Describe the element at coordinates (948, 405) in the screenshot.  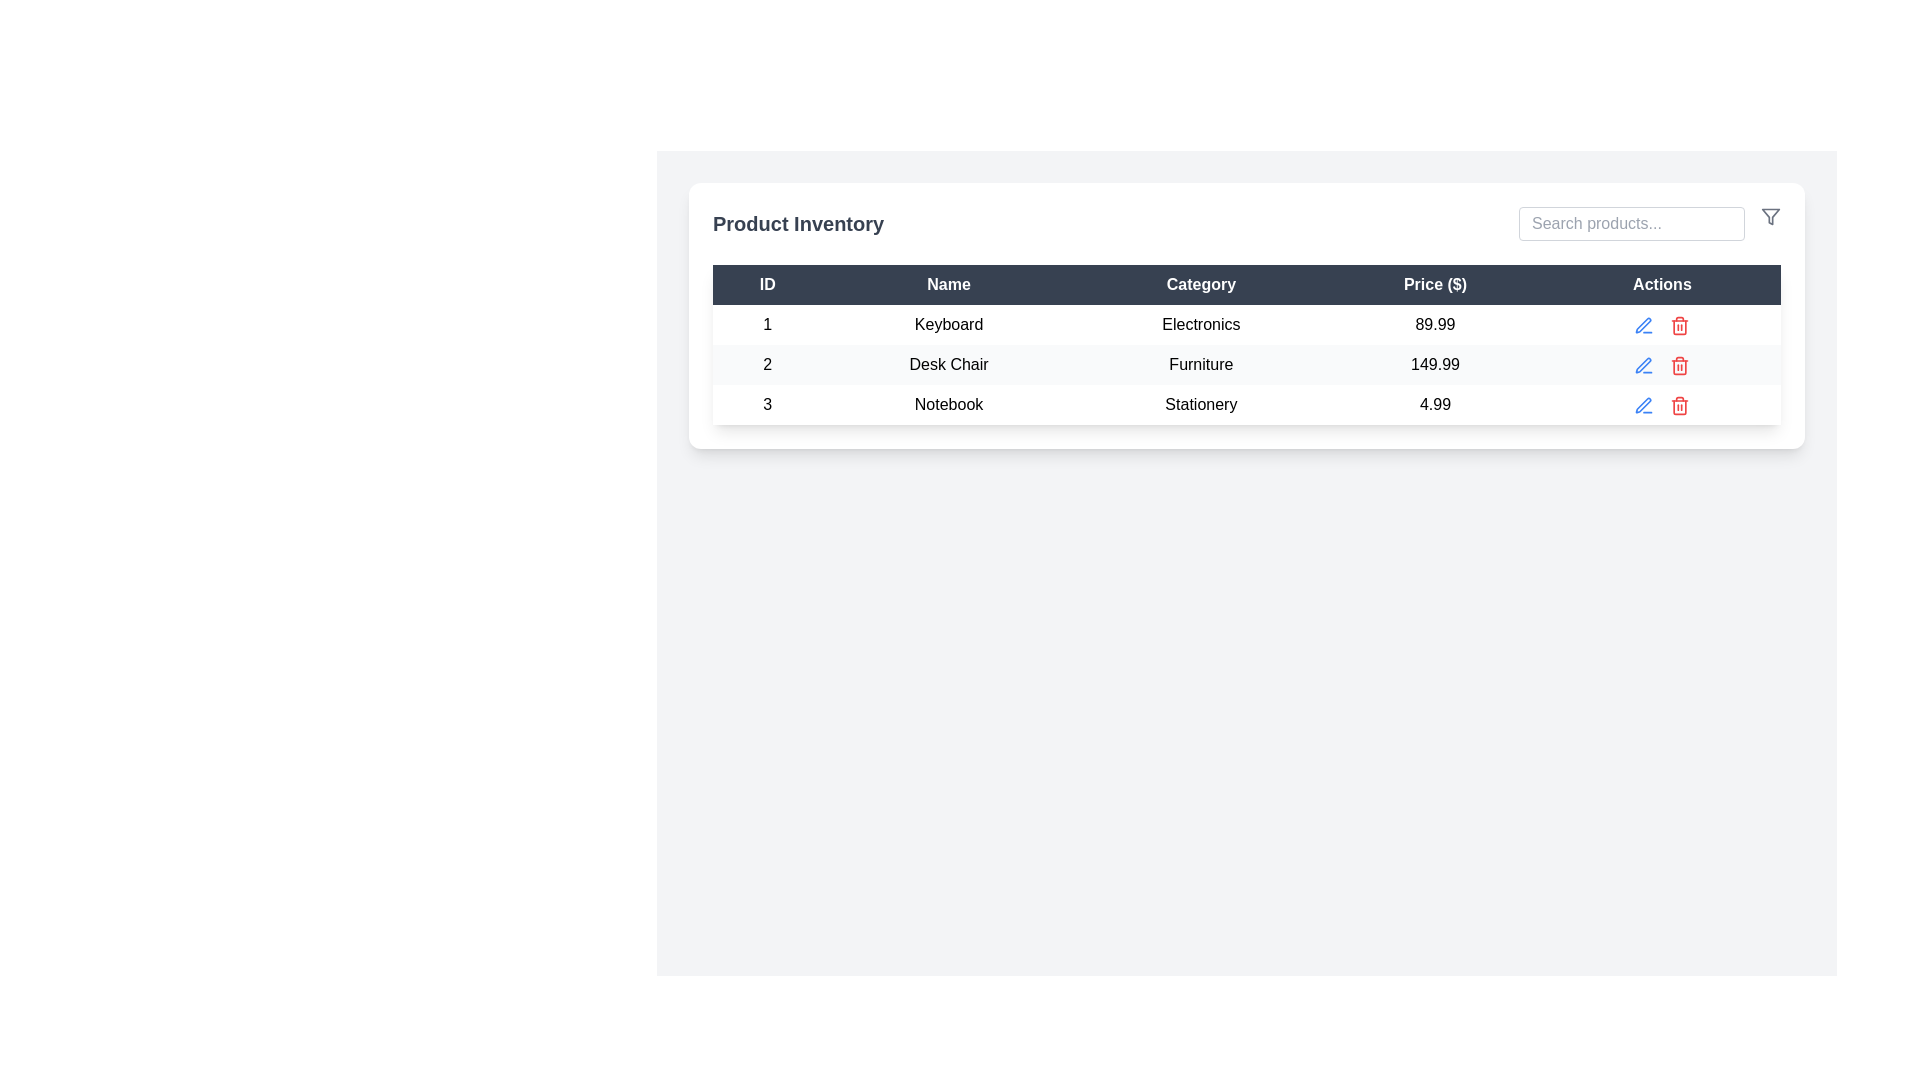
I see `the text label that identifies the name associated with the third row entry in the product inventory table, located under the 'Name' column, adjacent to '3' on the left and 'Stationery' on the right` at that location.